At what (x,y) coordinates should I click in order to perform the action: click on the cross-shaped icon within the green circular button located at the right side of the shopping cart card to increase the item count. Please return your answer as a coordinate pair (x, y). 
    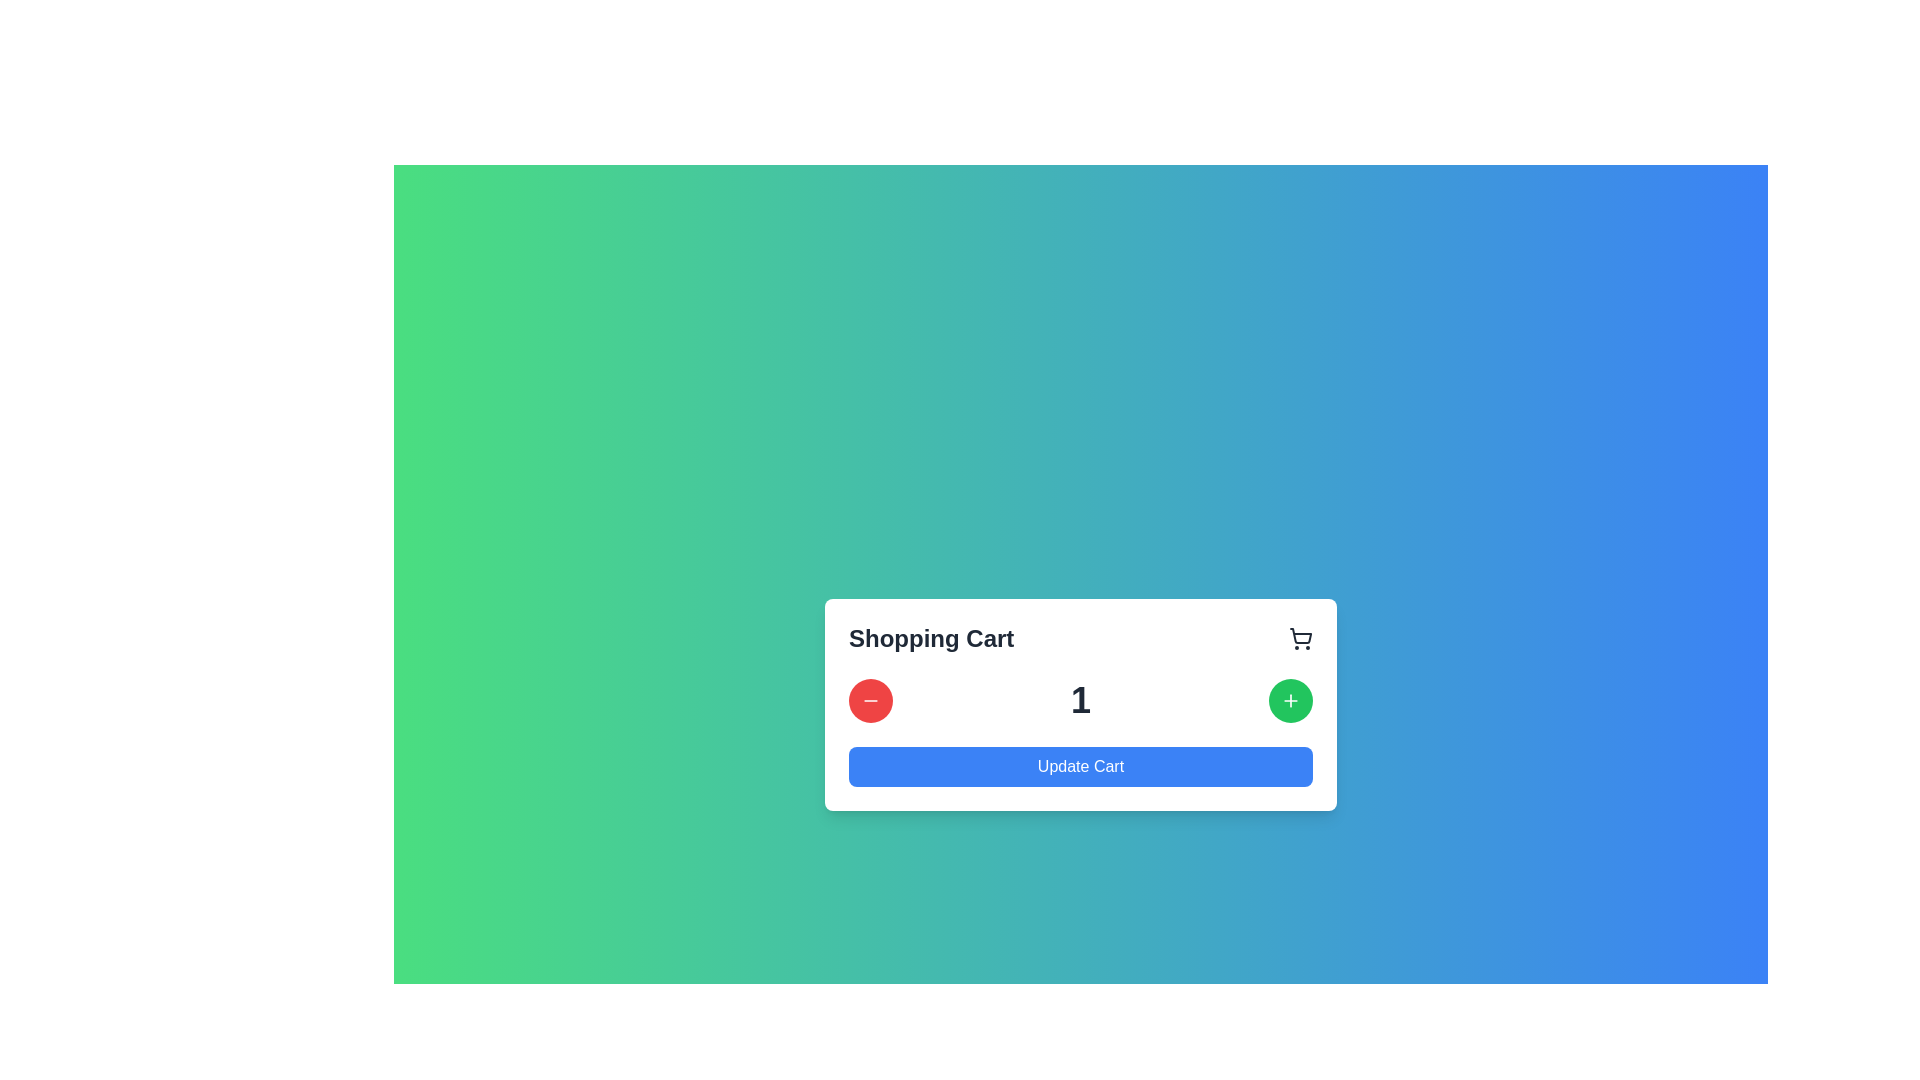
    Looking at the image, I should click on (1291, 700).